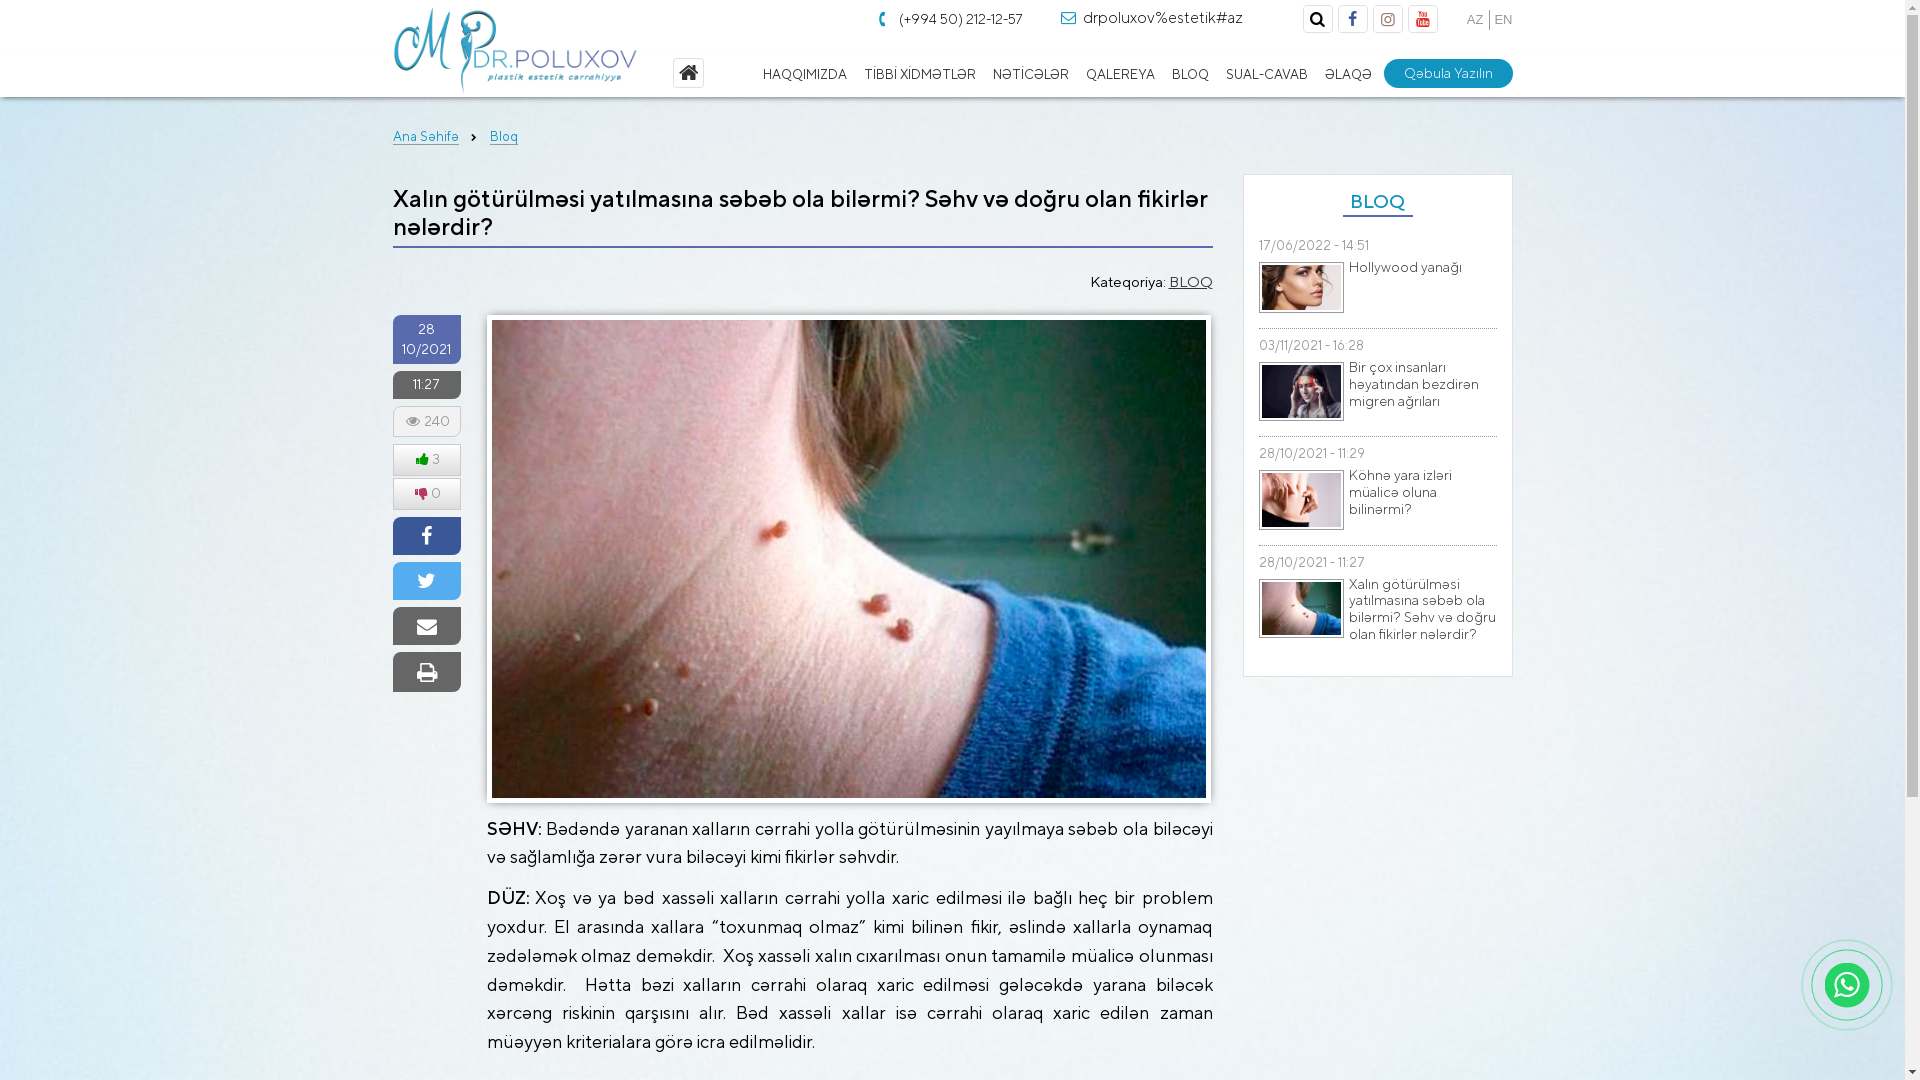  Describe the element at coordinates (1167, 281) in the screenshot. I see `'BLOQ'` at that location.